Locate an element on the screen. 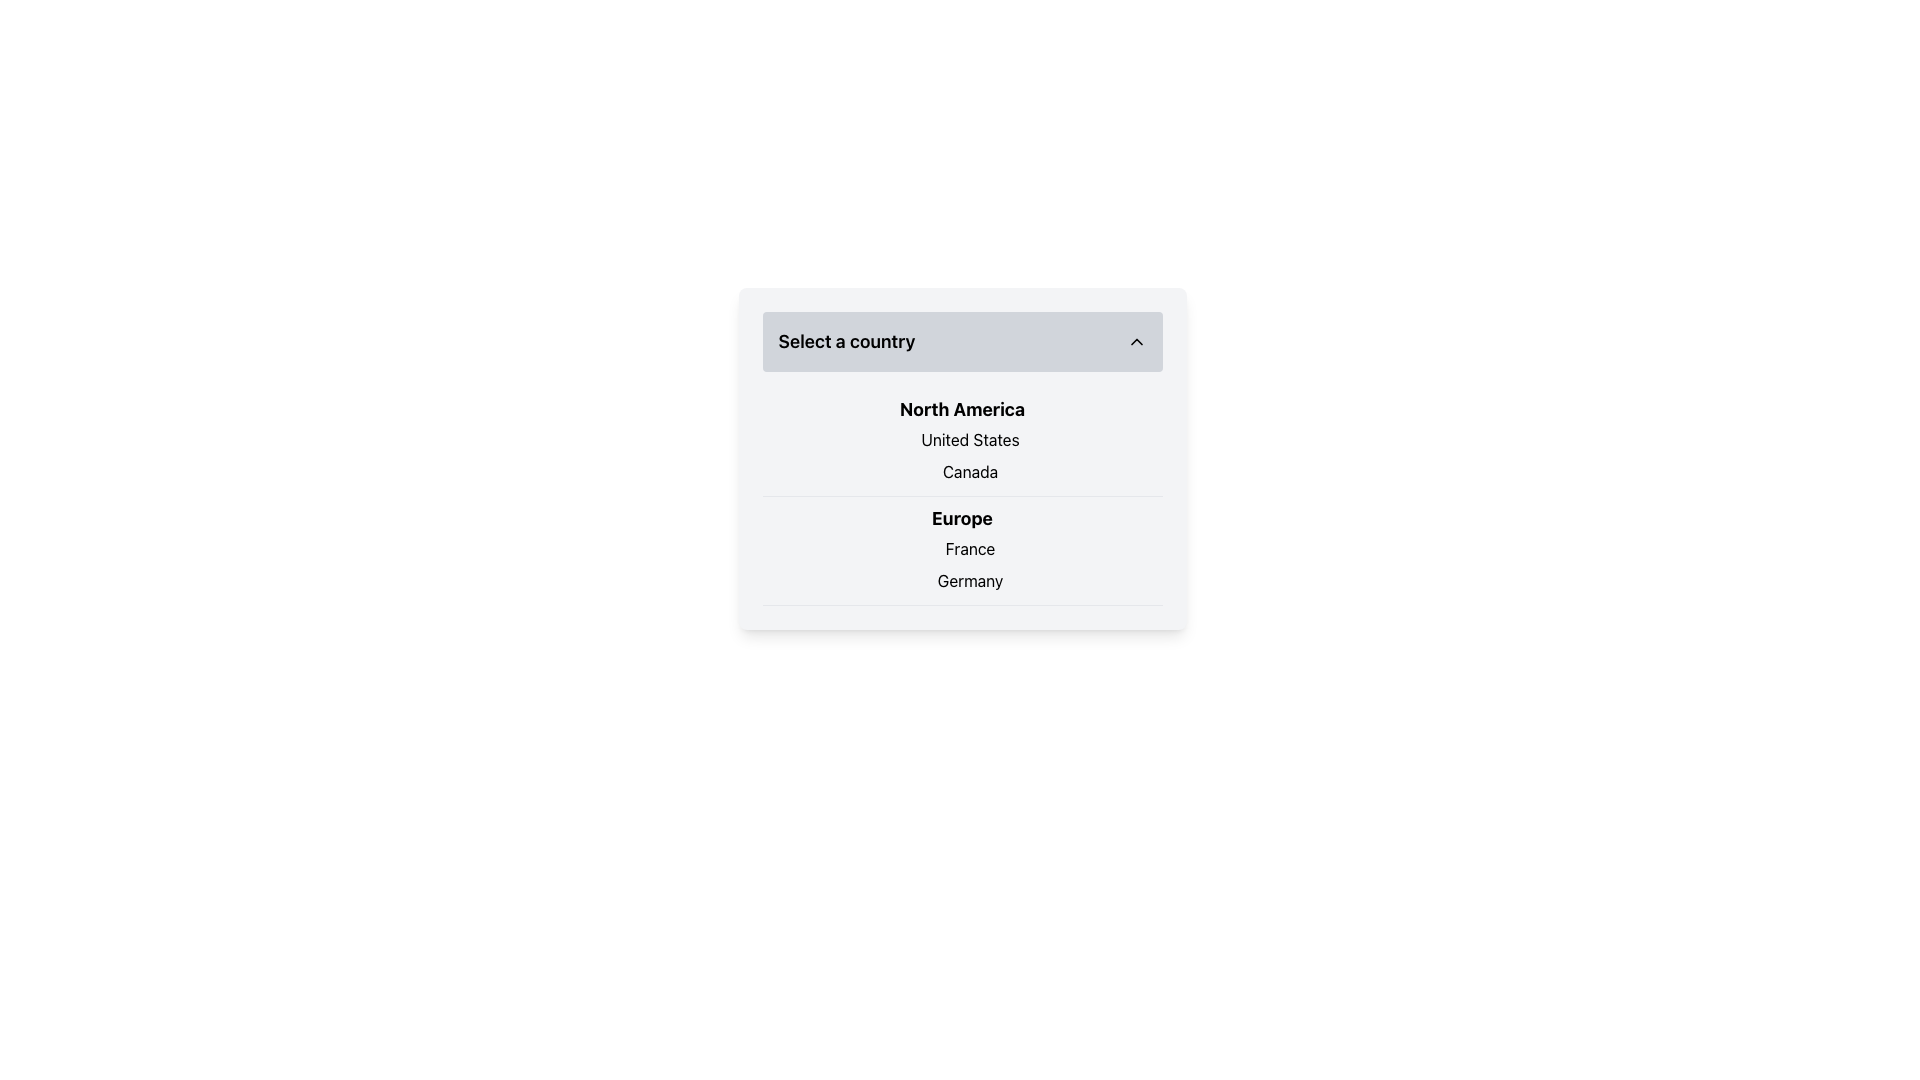 This screenshot has width=1920, height=1080. the text label displaying 'France' is located at coordinates (962, 548).